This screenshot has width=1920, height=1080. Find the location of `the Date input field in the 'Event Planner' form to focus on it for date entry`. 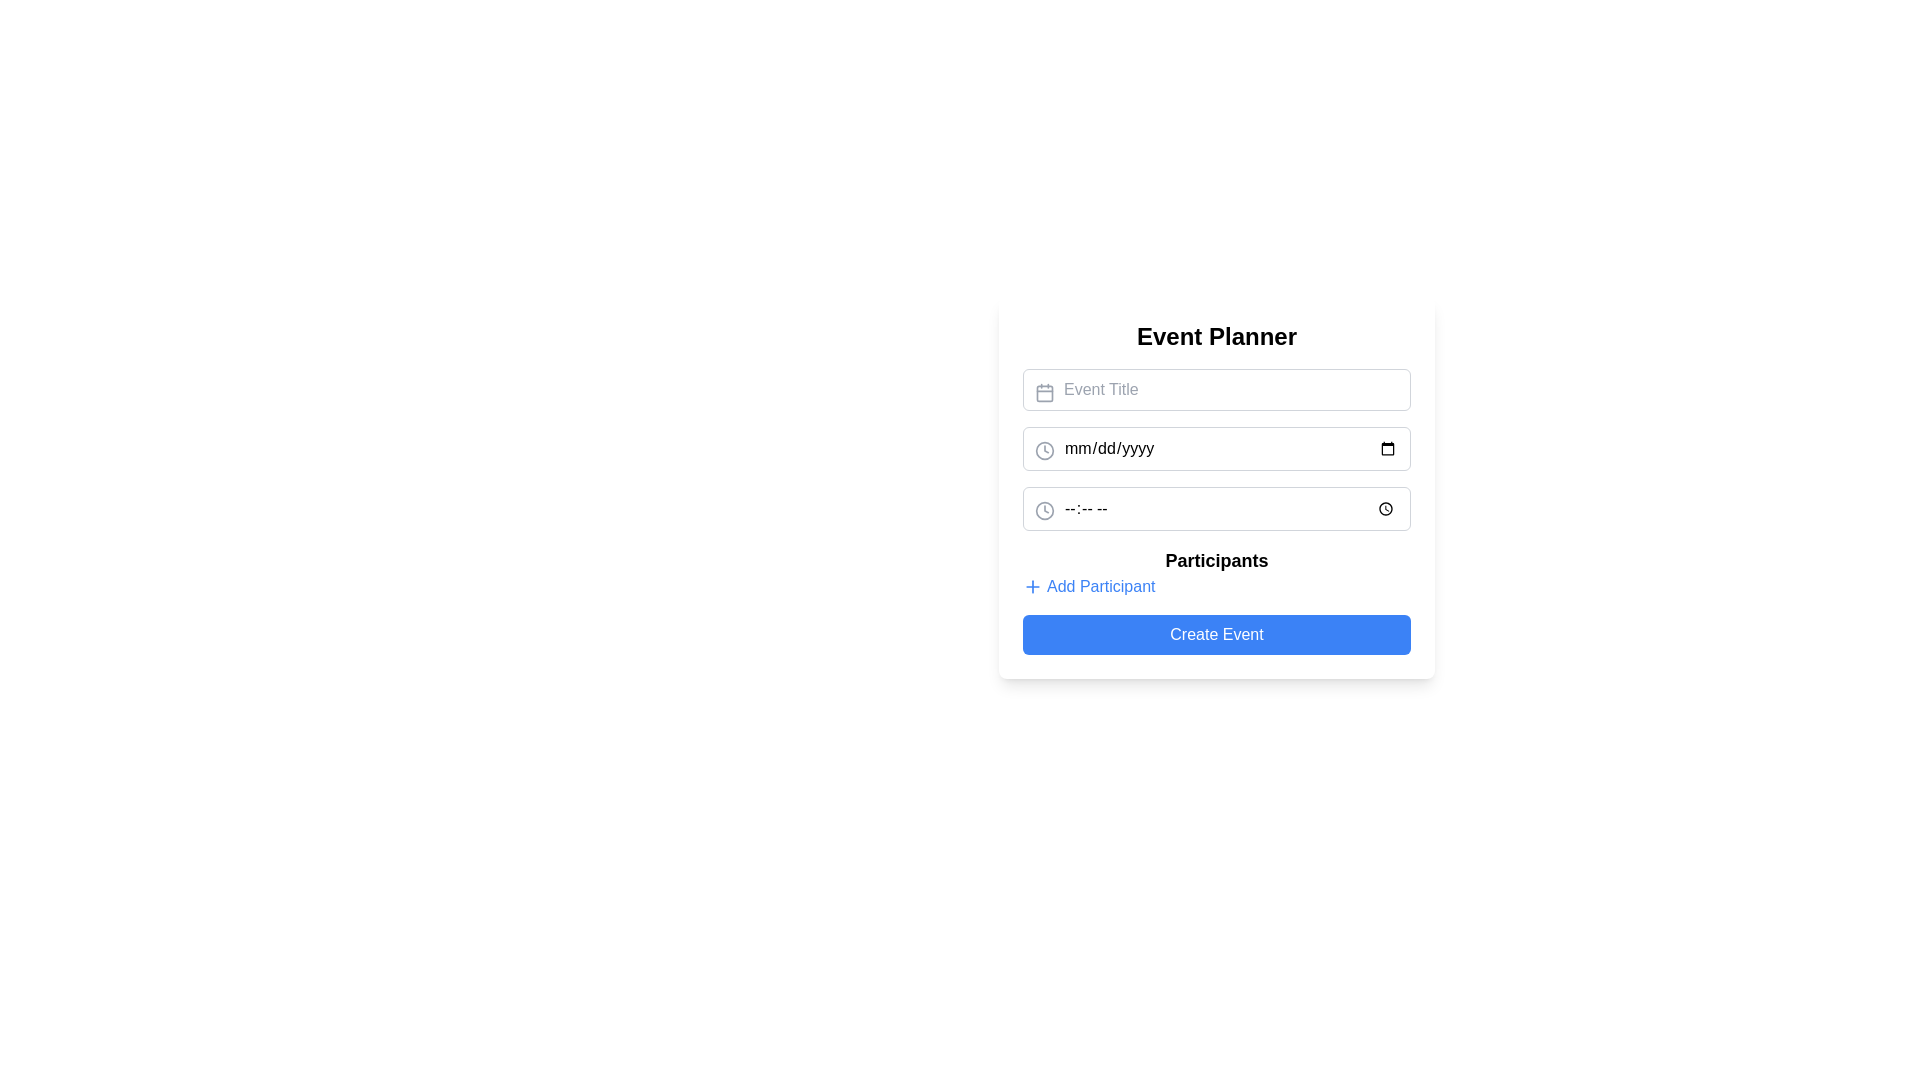

the Date input field in the 'Event Planner' form to focus on it for date entry is located at coordinates (1216, 447).